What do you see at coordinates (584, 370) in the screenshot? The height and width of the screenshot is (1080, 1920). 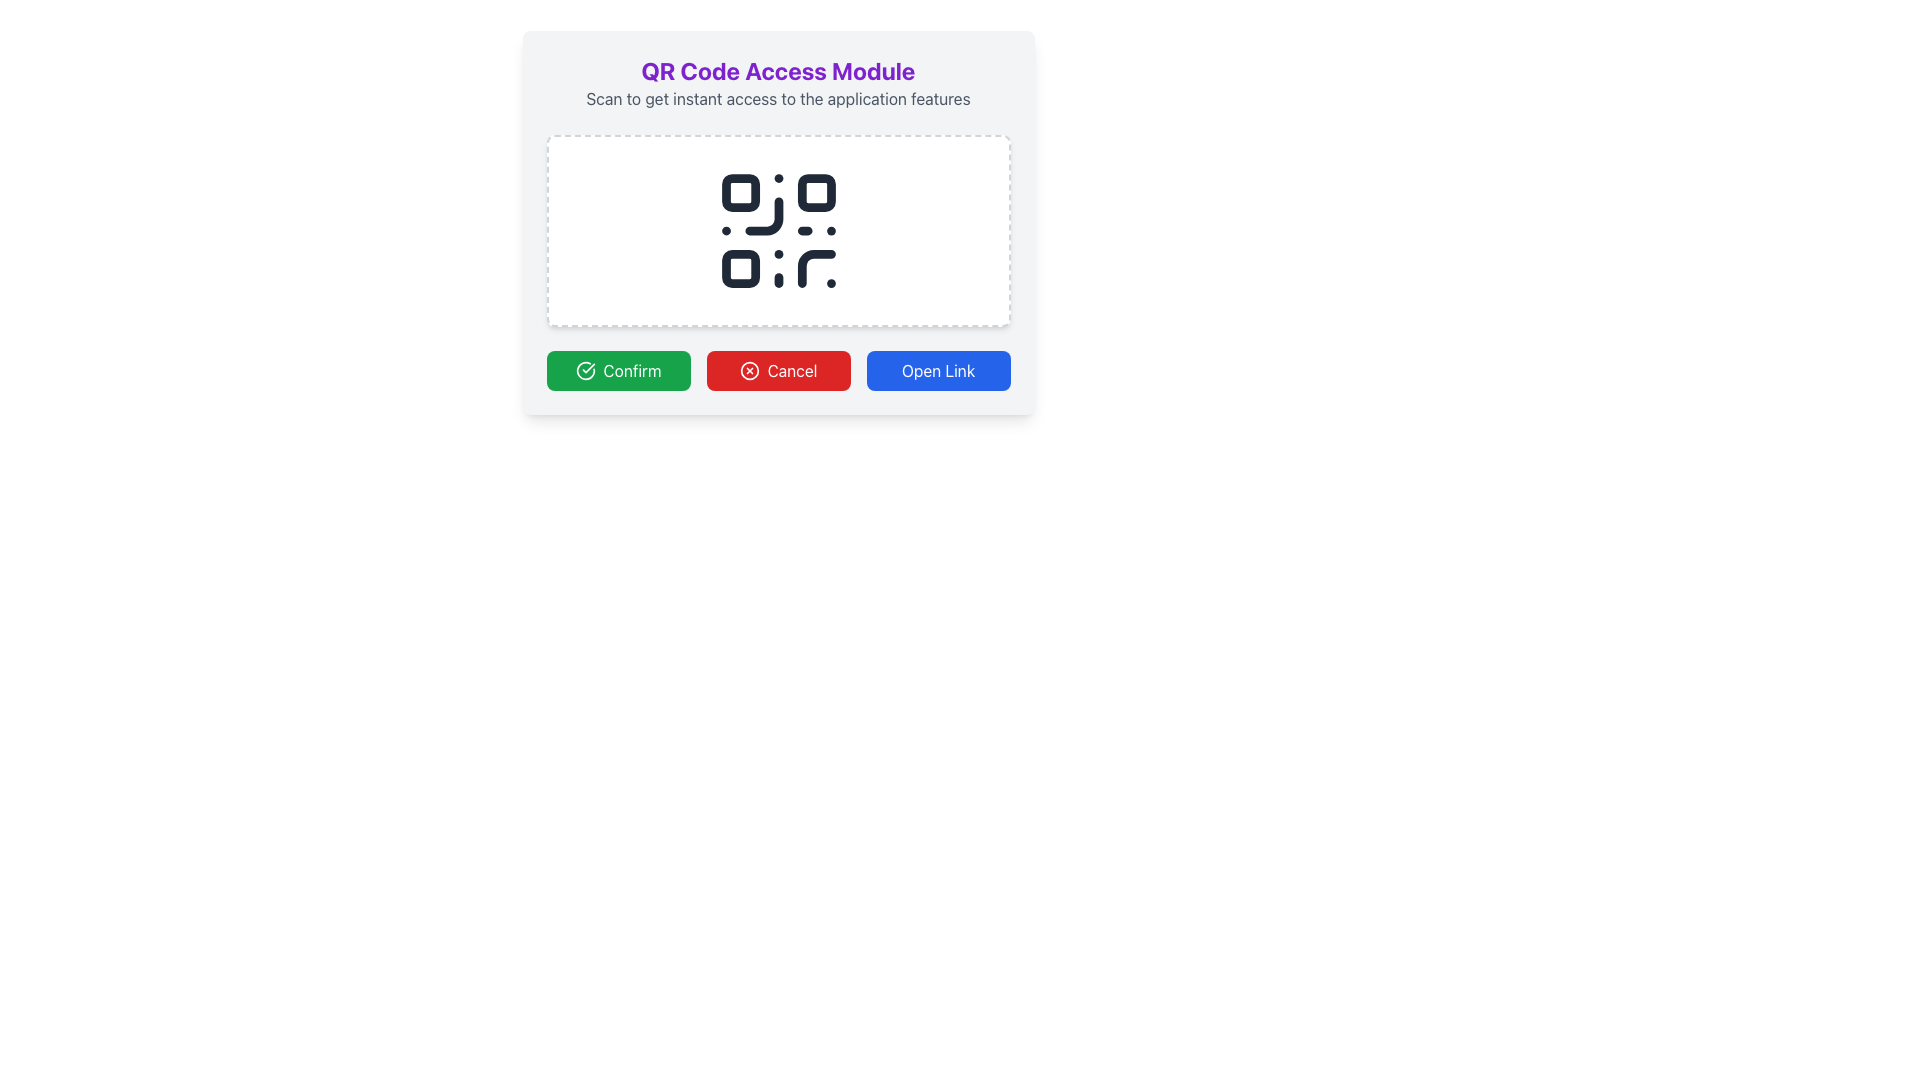 I see `the circular icon with a checkmark inside, which is part of the 'Confirm' button located in the lower left area of the interface` at bounding box center [584, 370].